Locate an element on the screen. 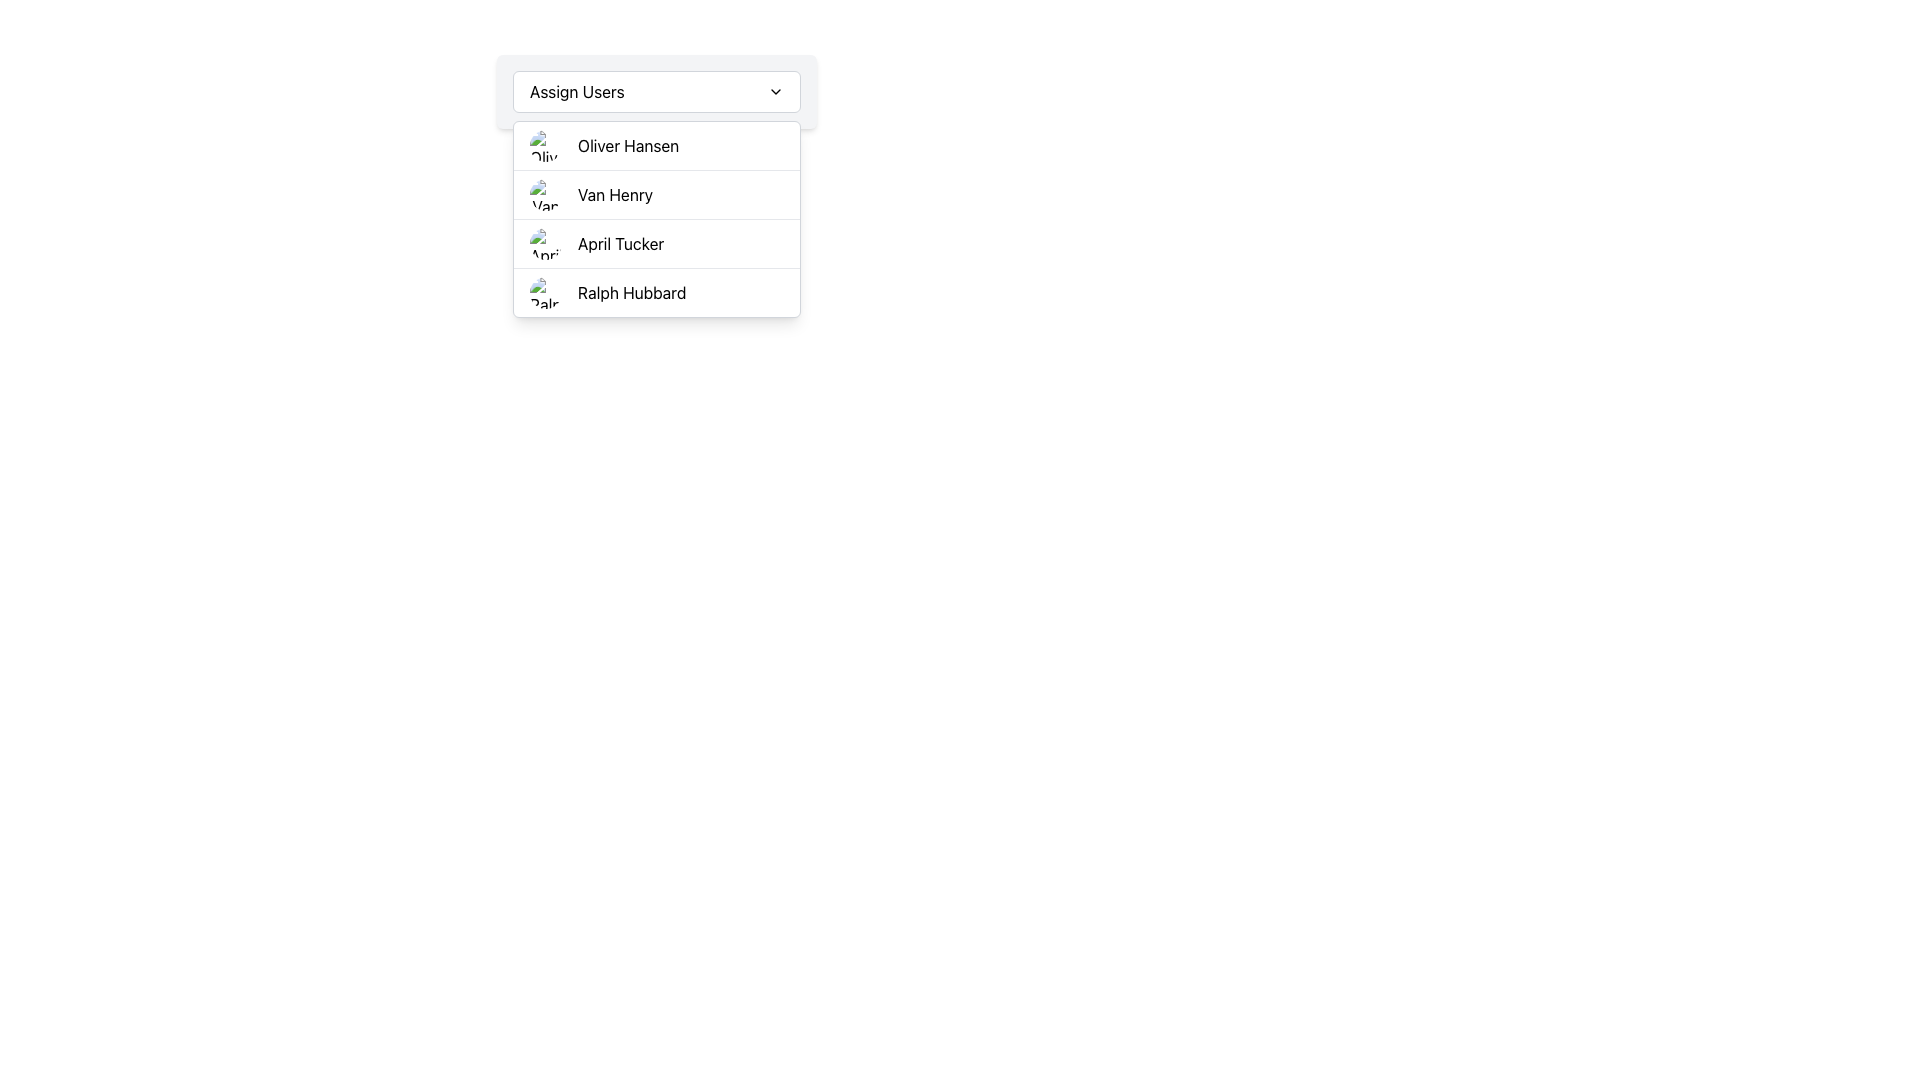 This screenshot has height=1080, width=1920. to select the list item representing 'April Tucker', which is positioned in the third row of the dropdown list, below 'Van Henry' and above 'Ralph Hubbard' is located at coordinates (620, 242).